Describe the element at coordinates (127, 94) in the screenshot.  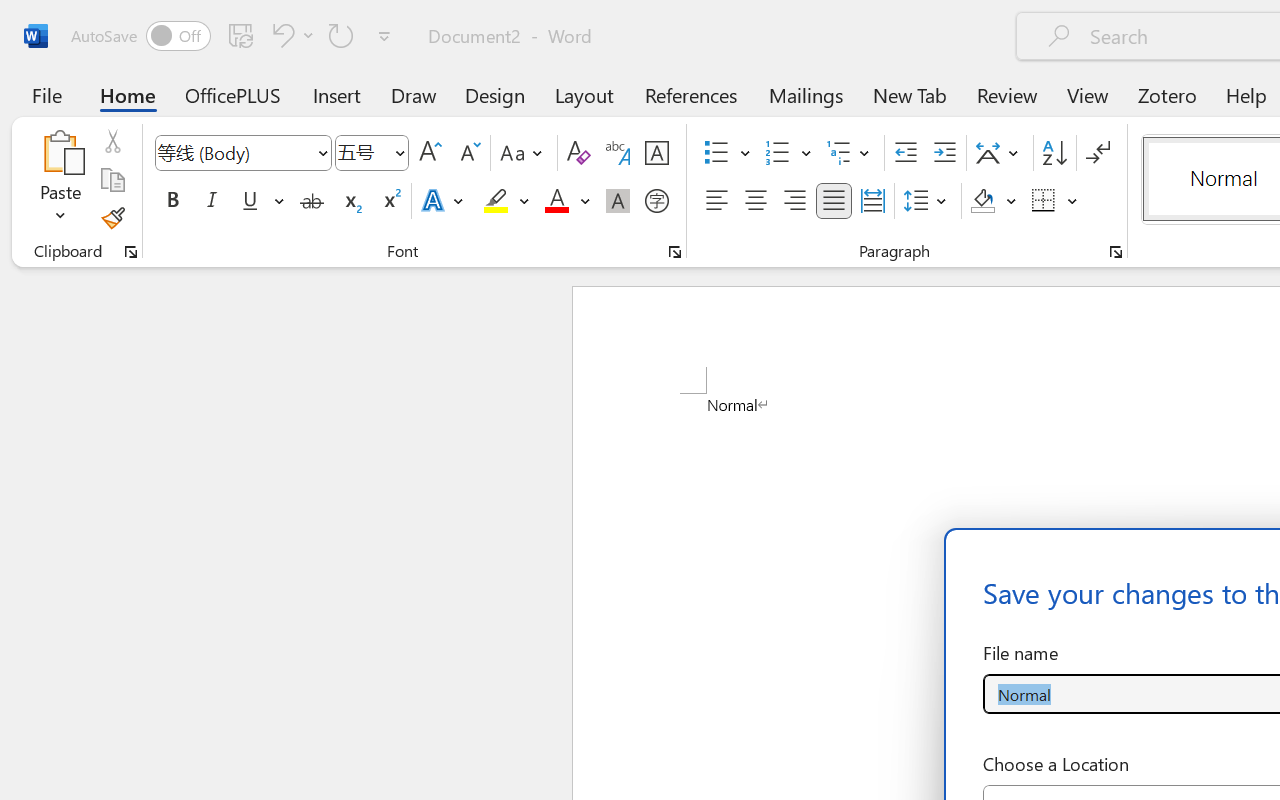
I see `'Home'` at that location.